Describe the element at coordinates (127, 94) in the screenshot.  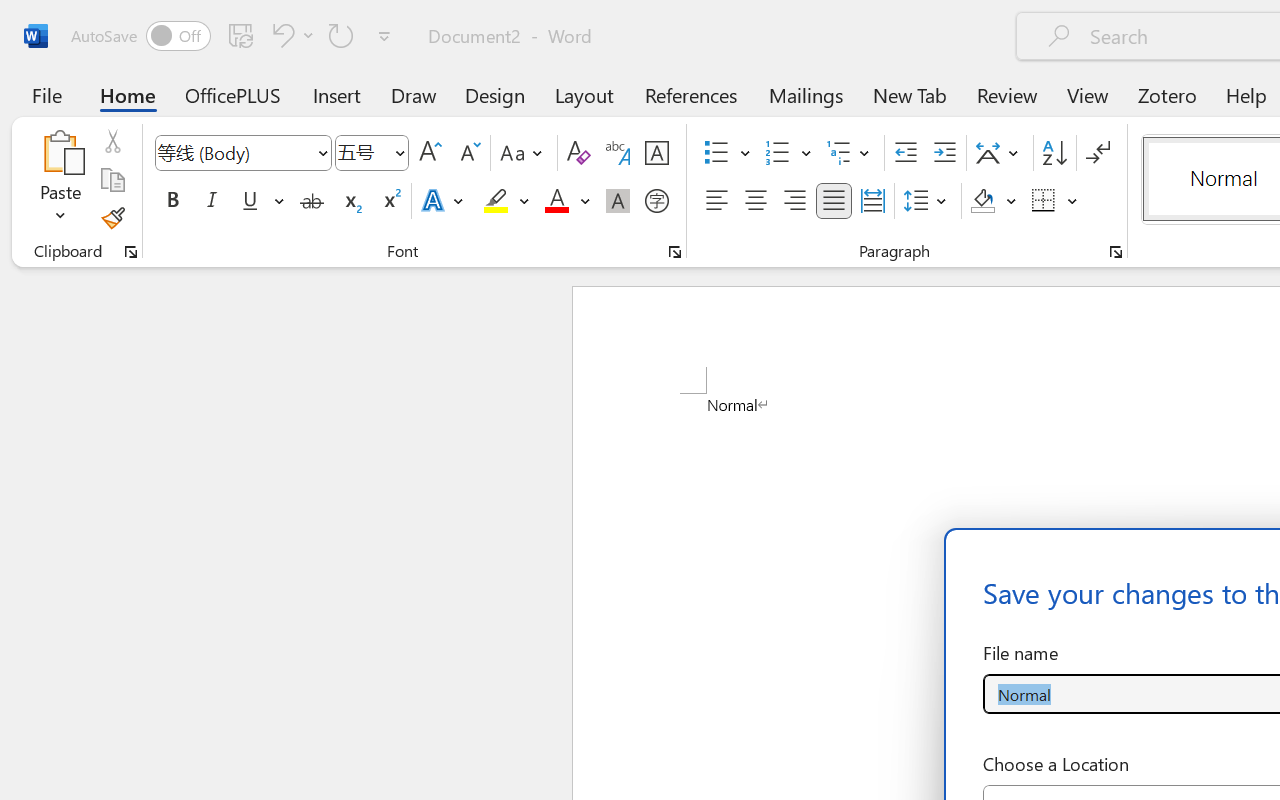
I see `'Home'` at that location.